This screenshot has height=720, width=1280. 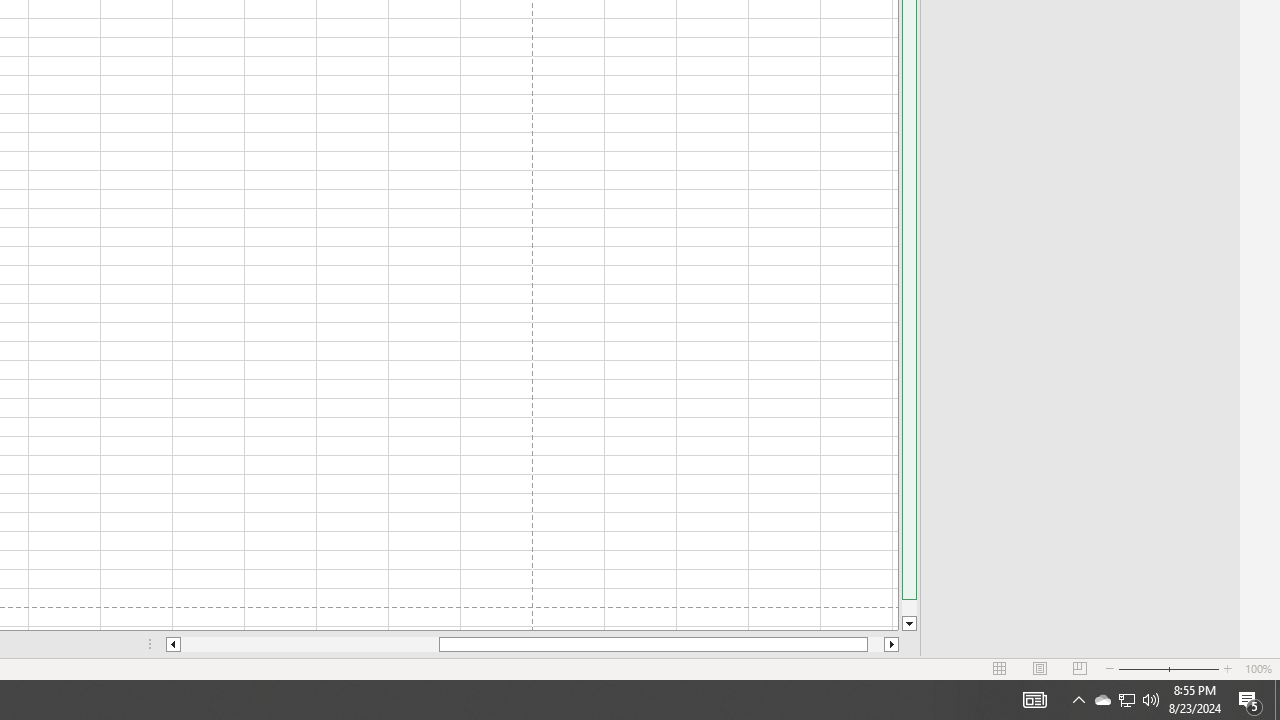 What do you see at coordinates (1226, 669) in the screenshot?
I see `'Zoom In'` at bounding box center [1226, 669].